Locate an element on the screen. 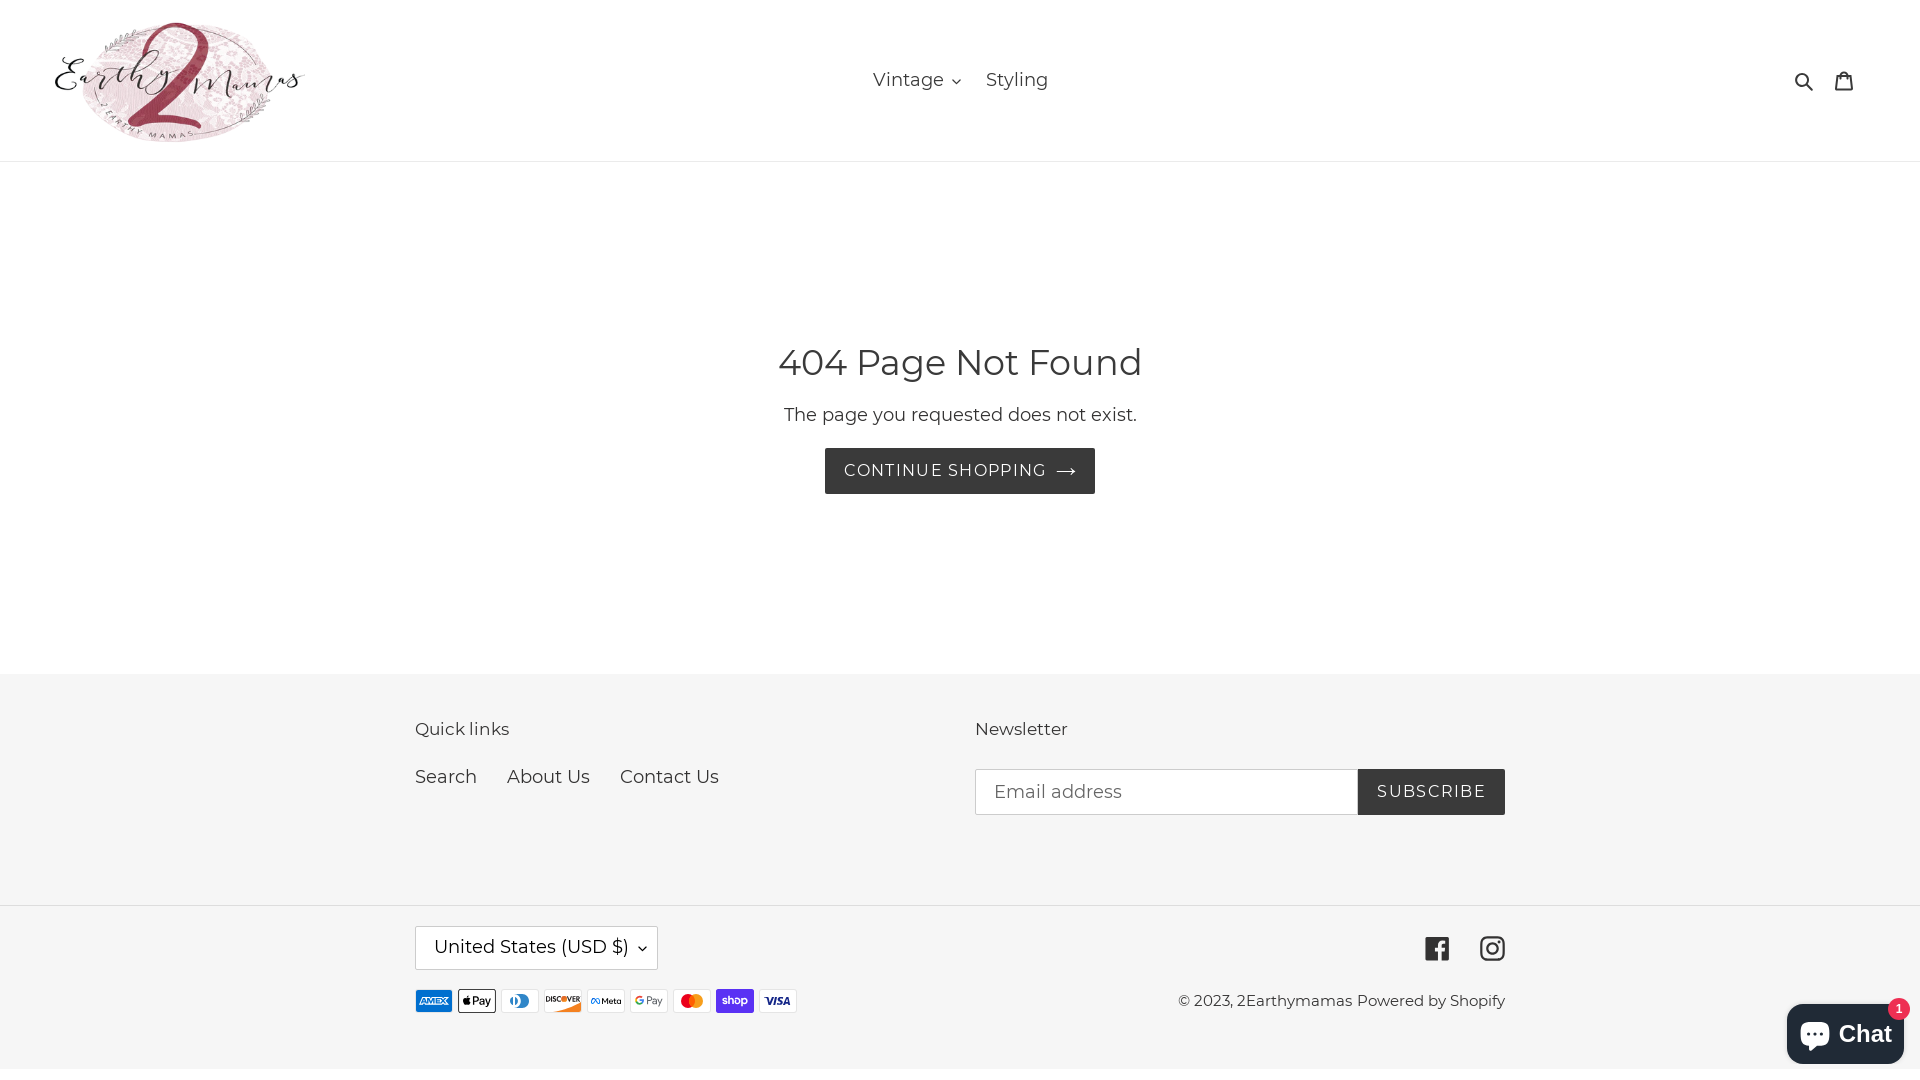 Image resolution: width=1920 pixels, height=1080 pixels. 'Instagram' is located at coordinates (1492, 946).